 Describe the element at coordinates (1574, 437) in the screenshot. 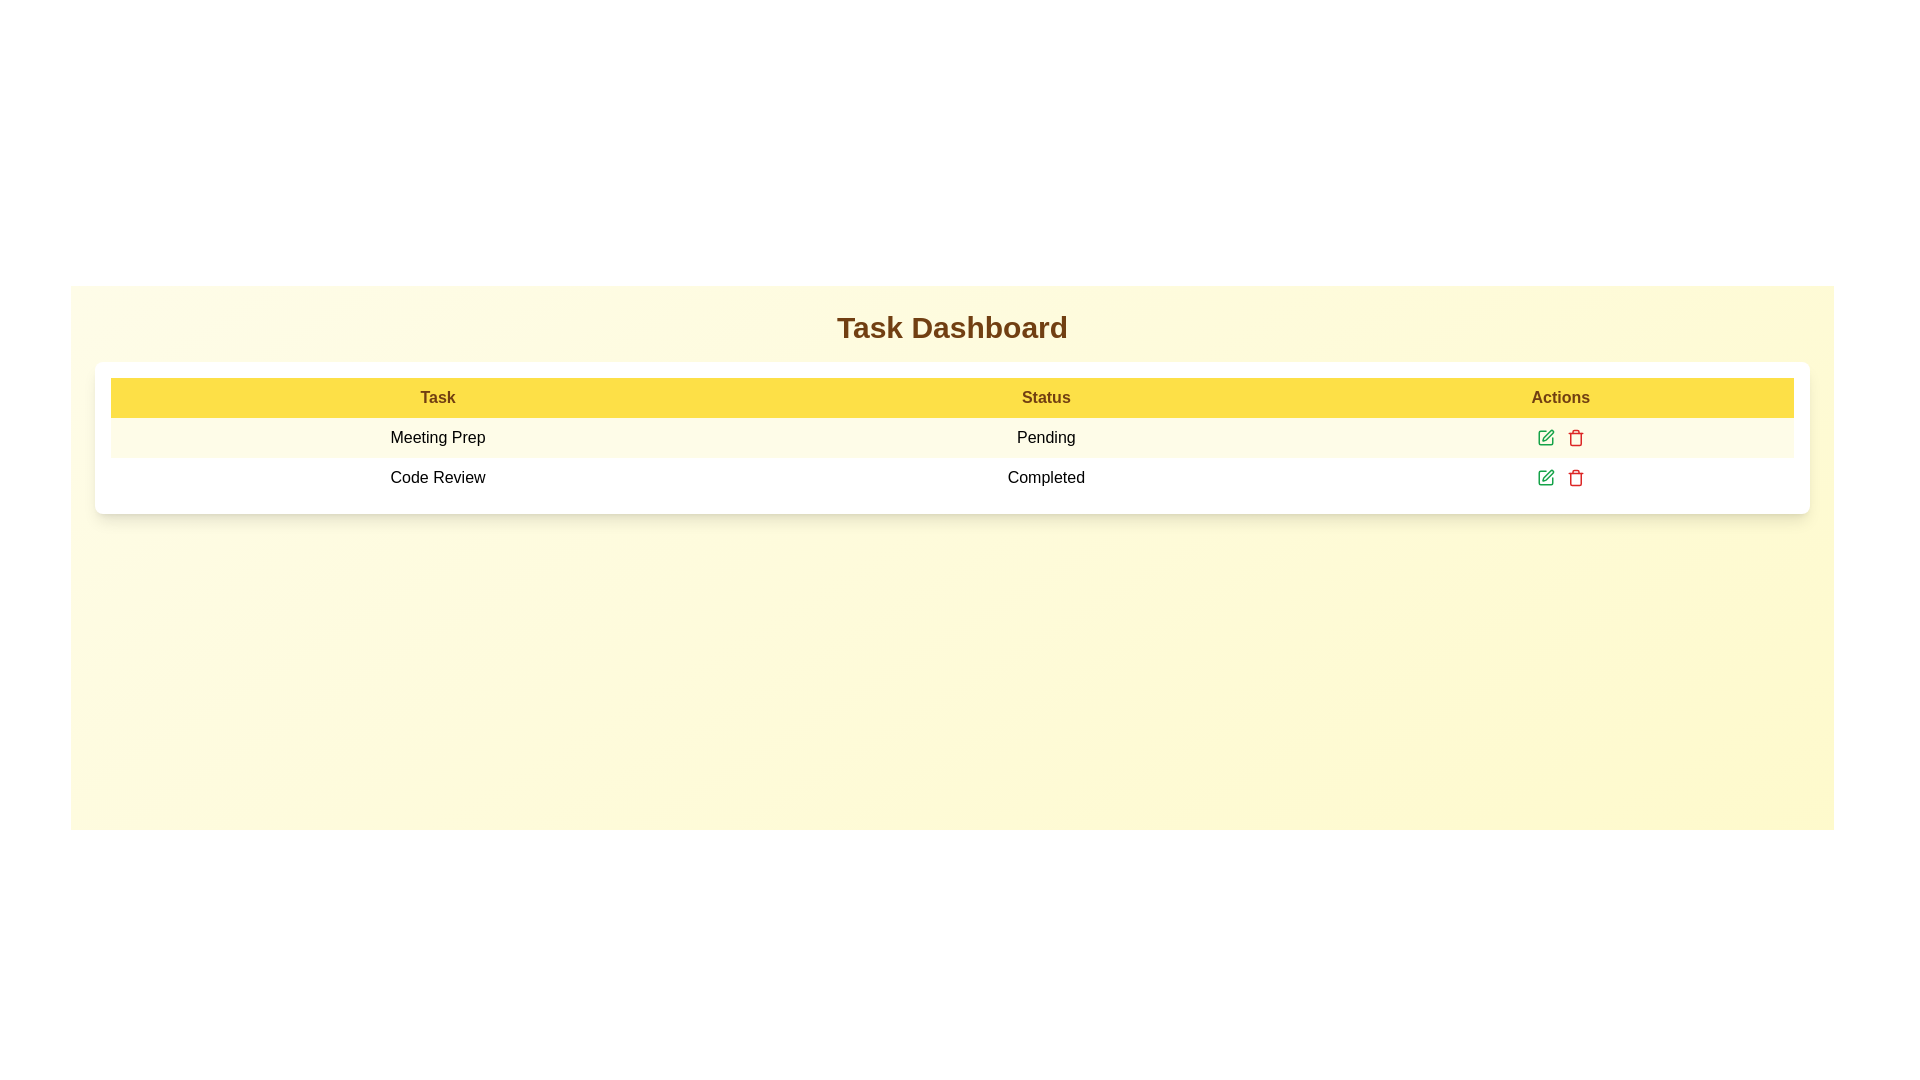

I see `the delete action icon button located in the second row of the 'Actions' column in the table` at that location.